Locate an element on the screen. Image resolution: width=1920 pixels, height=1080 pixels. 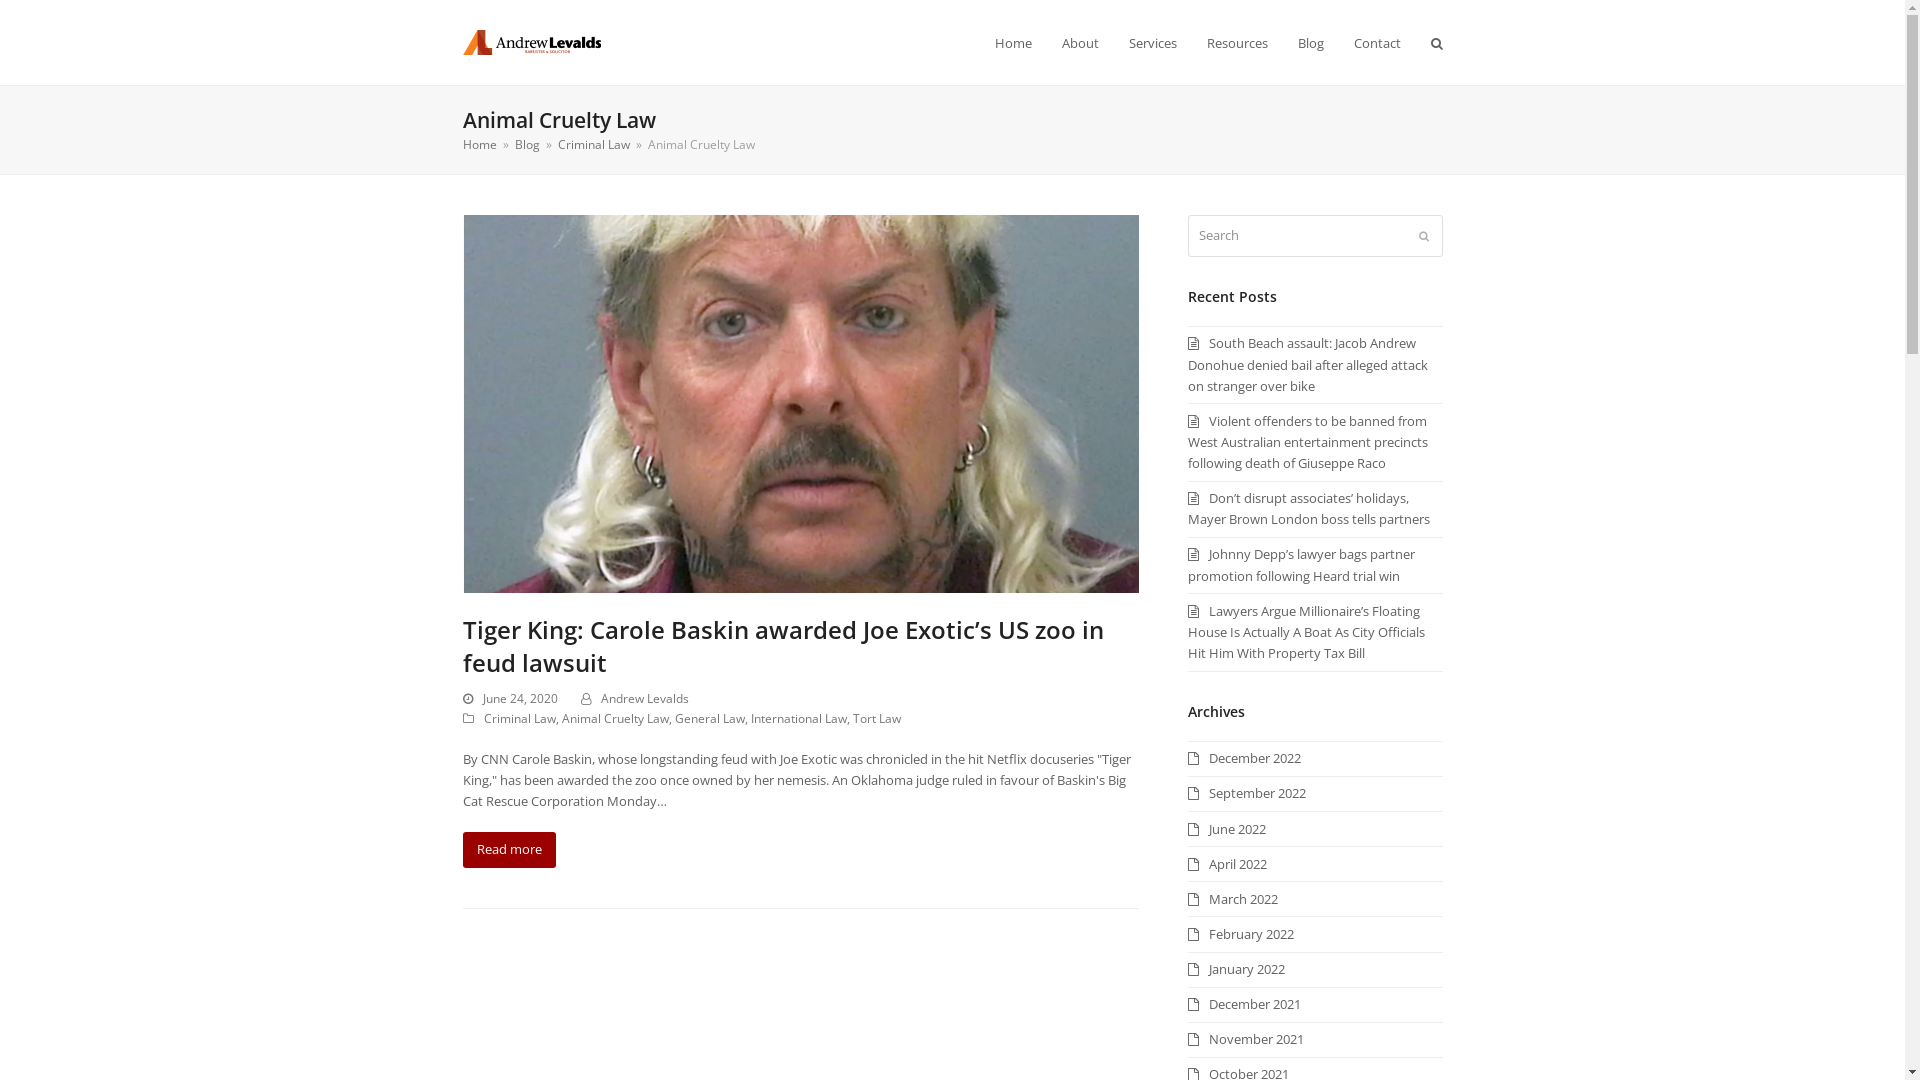
'Criminal Law' is located at coordinates (519, 717).